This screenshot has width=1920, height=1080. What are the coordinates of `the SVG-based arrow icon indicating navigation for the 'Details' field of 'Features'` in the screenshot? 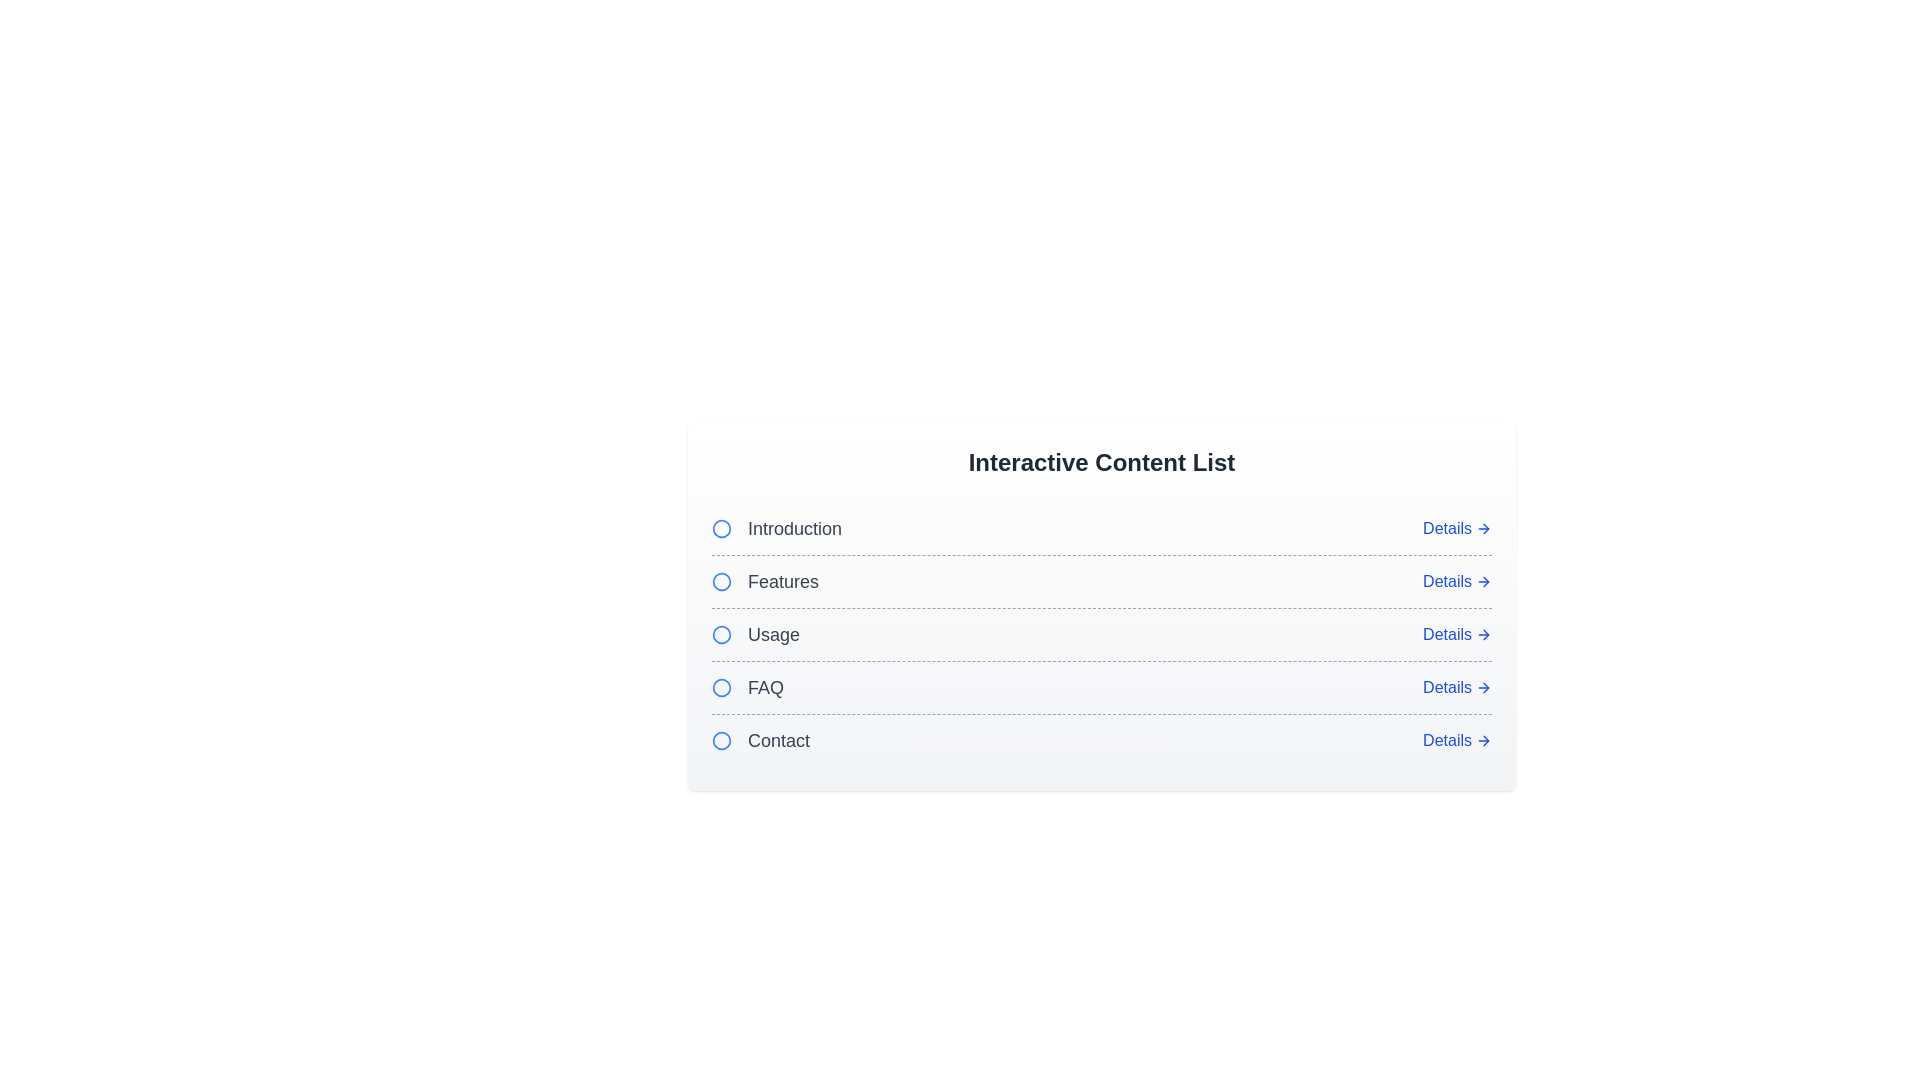 It's located at (1486, 582).